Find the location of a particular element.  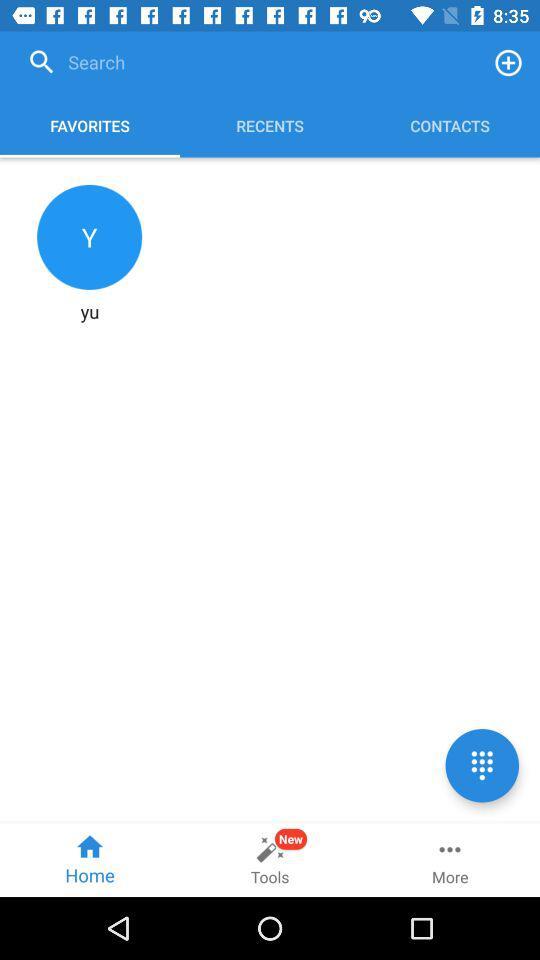

item is located at coordinates (508, 62).